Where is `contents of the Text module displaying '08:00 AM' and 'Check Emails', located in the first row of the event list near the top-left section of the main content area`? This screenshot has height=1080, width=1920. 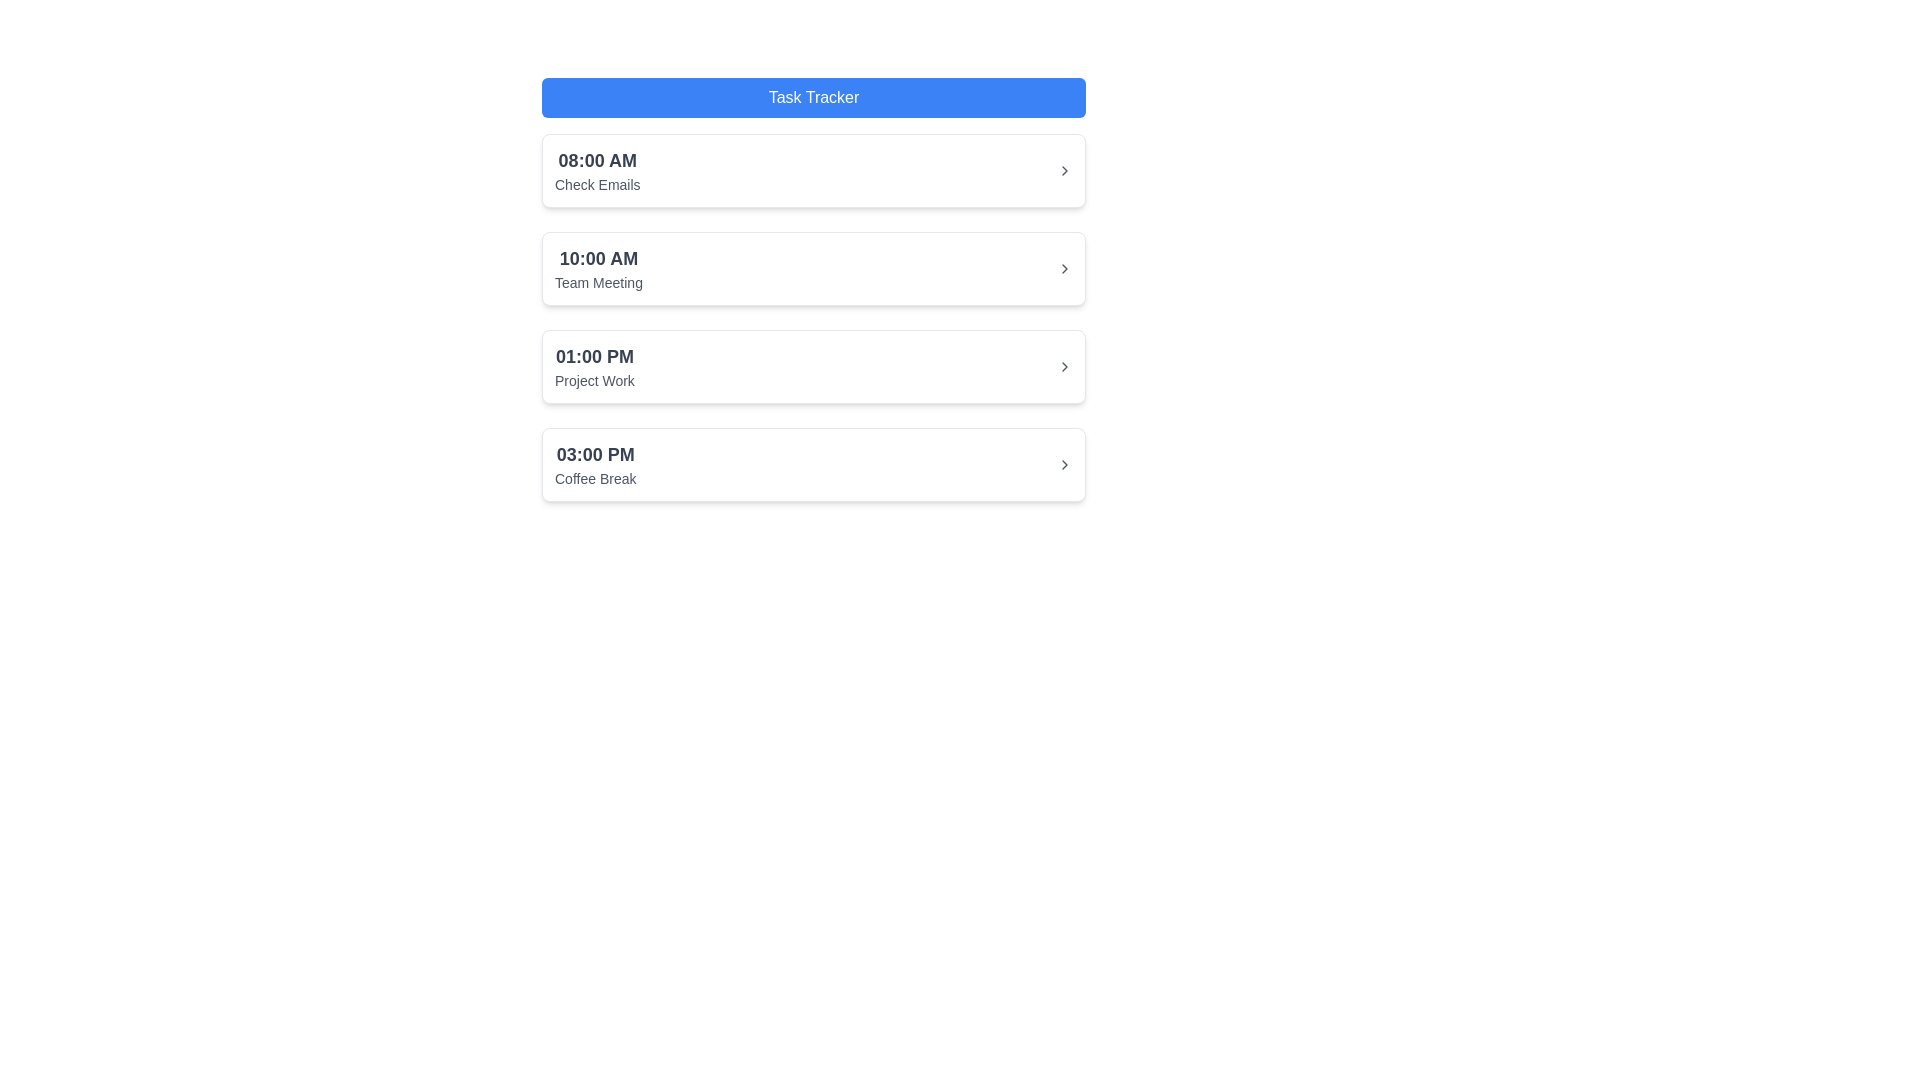 contents of the Text module displaying '08:00 AM' and 'Check Emails', located in the first row of the event list near the top-left section of the main content area is located at coordinates (596, 169).